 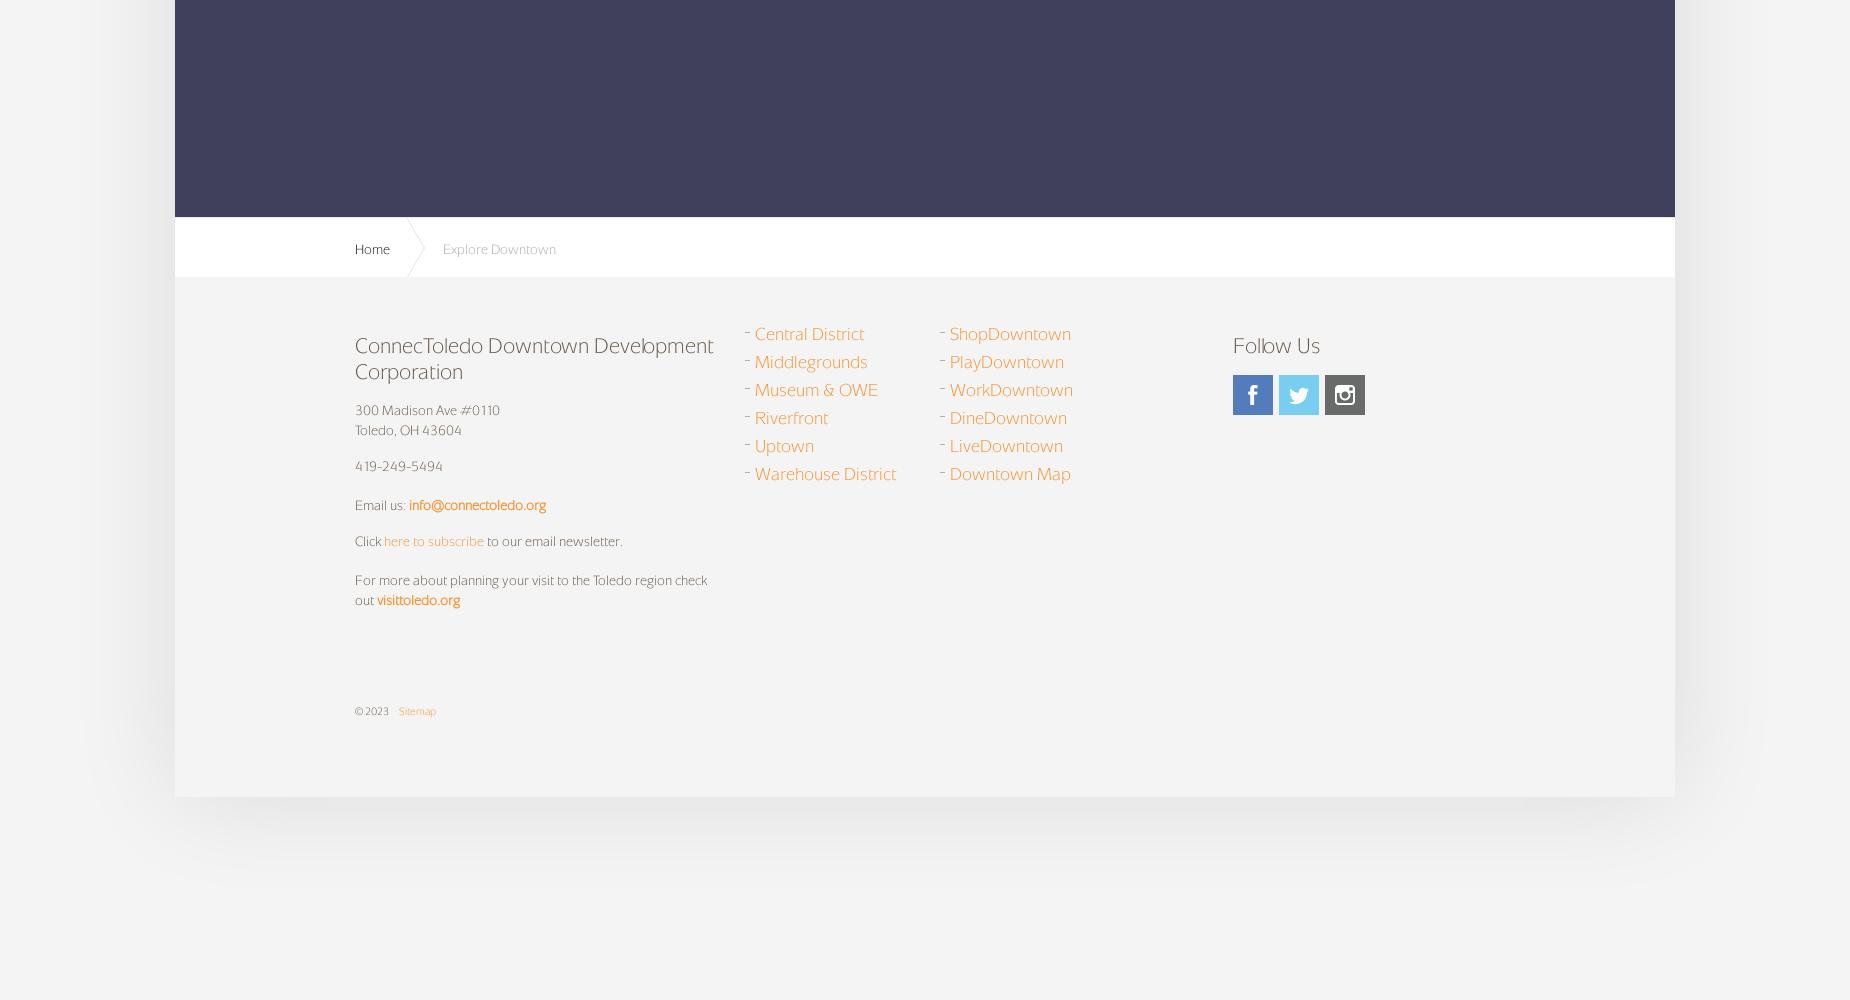 What do you see at coordinates (1274, 343) in the screenshot?
I see `'Follow Us'` at bounding box center [1274, 343].